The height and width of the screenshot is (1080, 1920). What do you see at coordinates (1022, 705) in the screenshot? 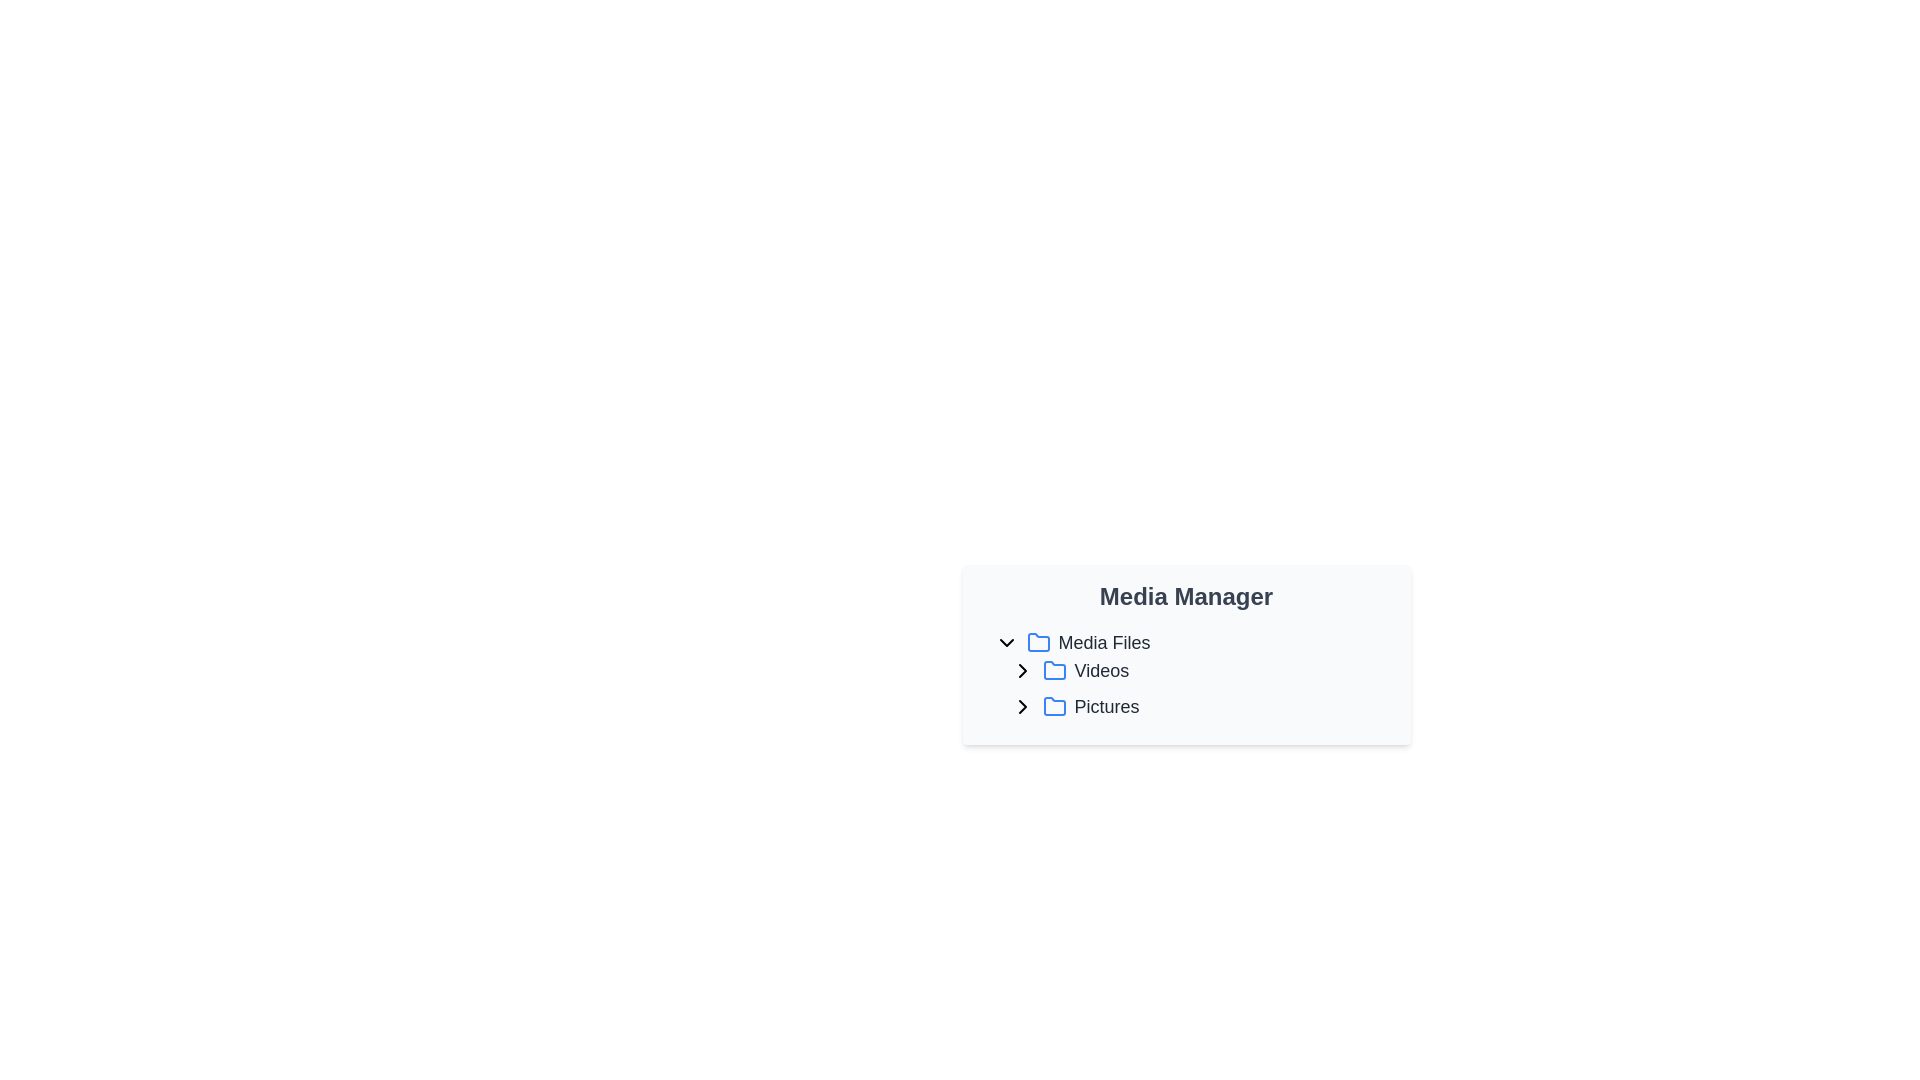
I see `the black arrow icon pointing to the right, located to the left of the 'Pictures' folder label` at bounding box center [1022, 705].